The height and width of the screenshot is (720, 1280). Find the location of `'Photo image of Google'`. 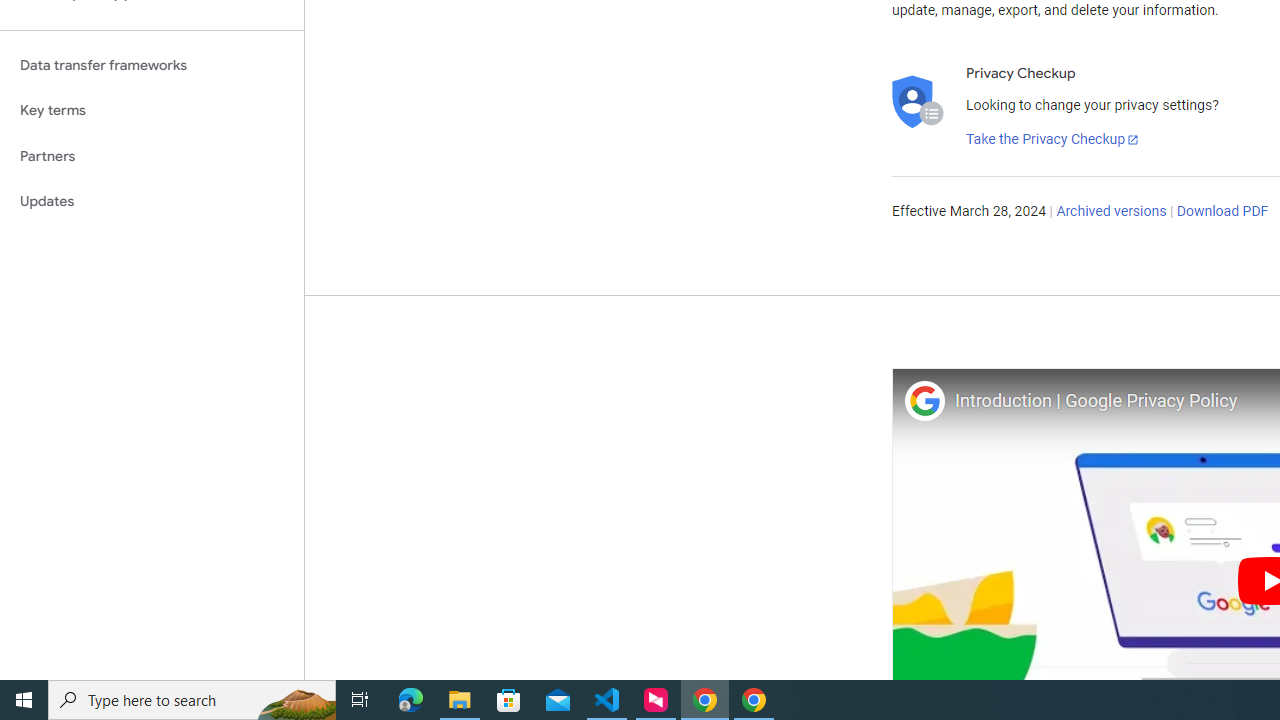

'Photo image of Google' is located at coordinates (923, 400).